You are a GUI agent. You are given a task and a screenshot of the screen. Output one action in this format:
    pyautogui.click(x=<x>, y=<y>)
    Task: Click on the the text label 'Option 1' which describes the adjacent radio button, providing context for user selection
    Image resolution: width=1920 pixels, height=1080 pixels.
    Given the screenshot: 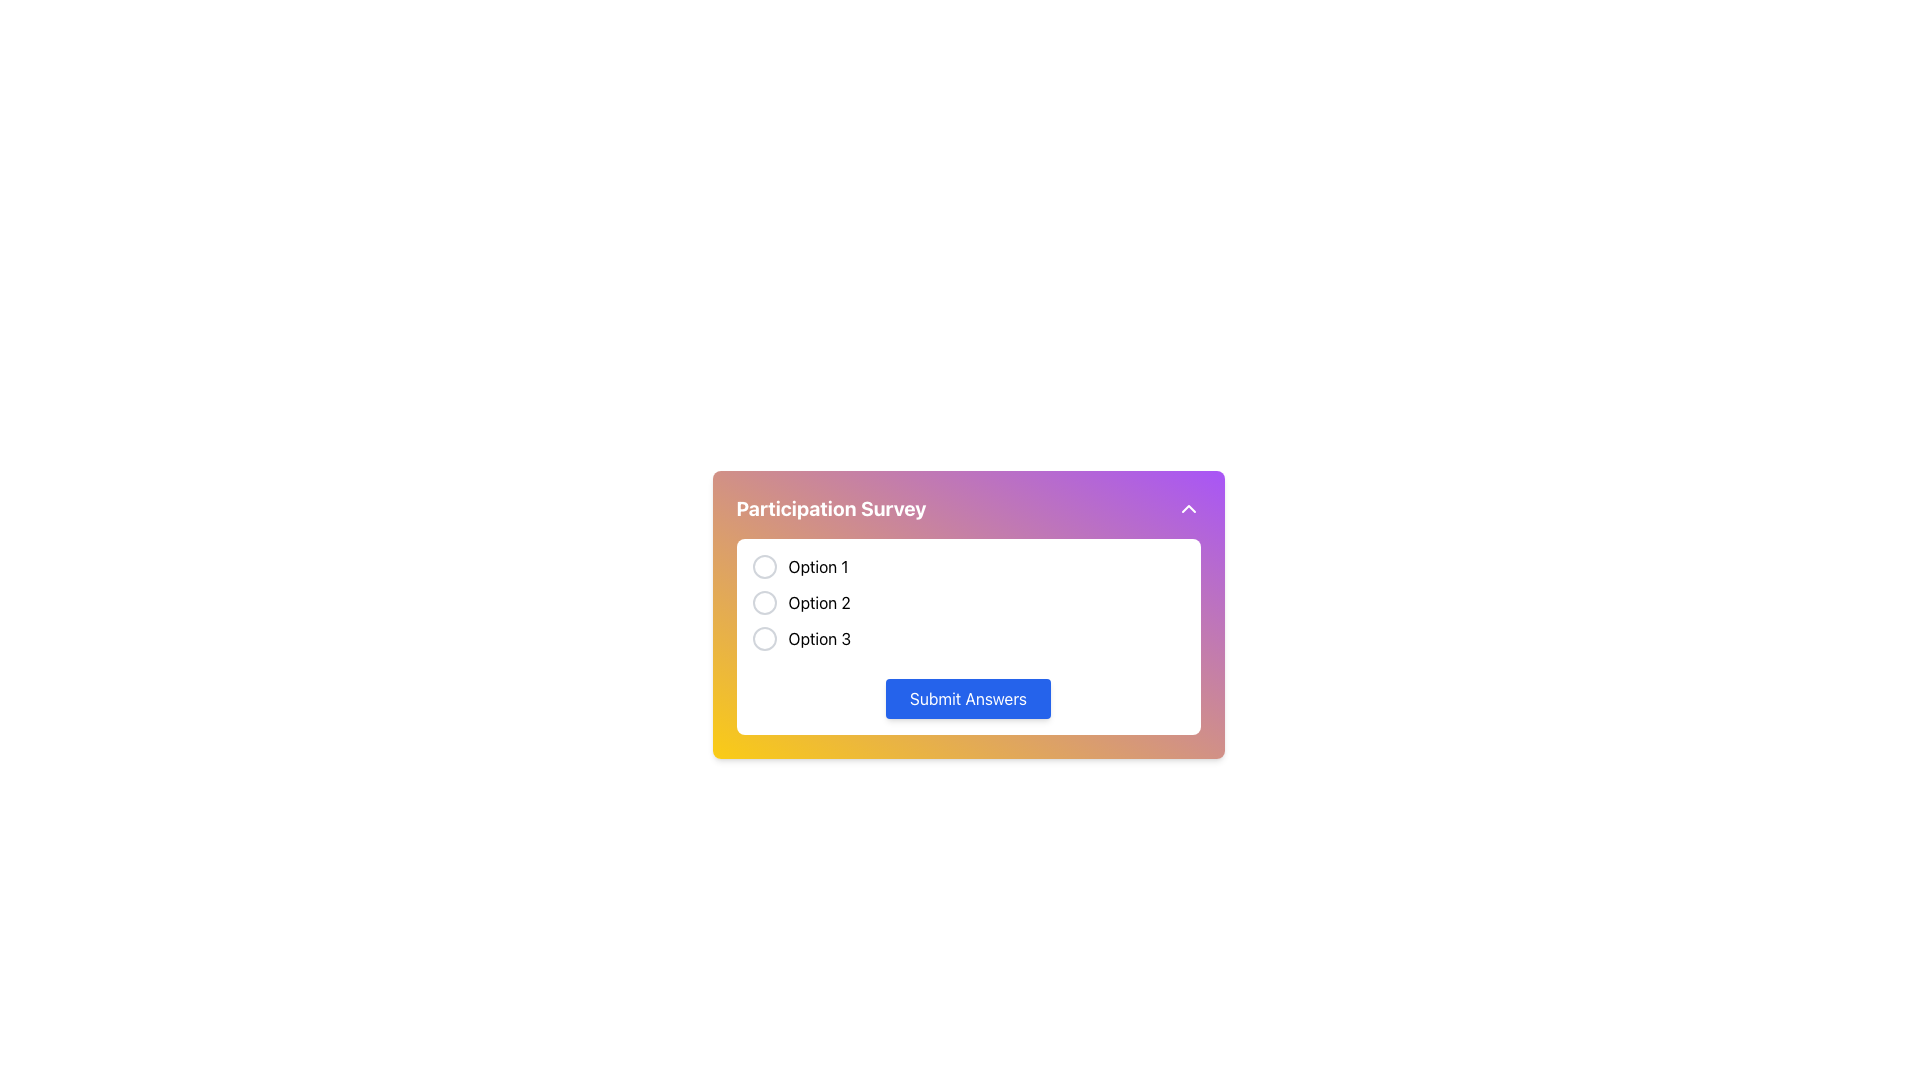 What is the action you would take?
    pyautogui.click(x=818, y=567)
    